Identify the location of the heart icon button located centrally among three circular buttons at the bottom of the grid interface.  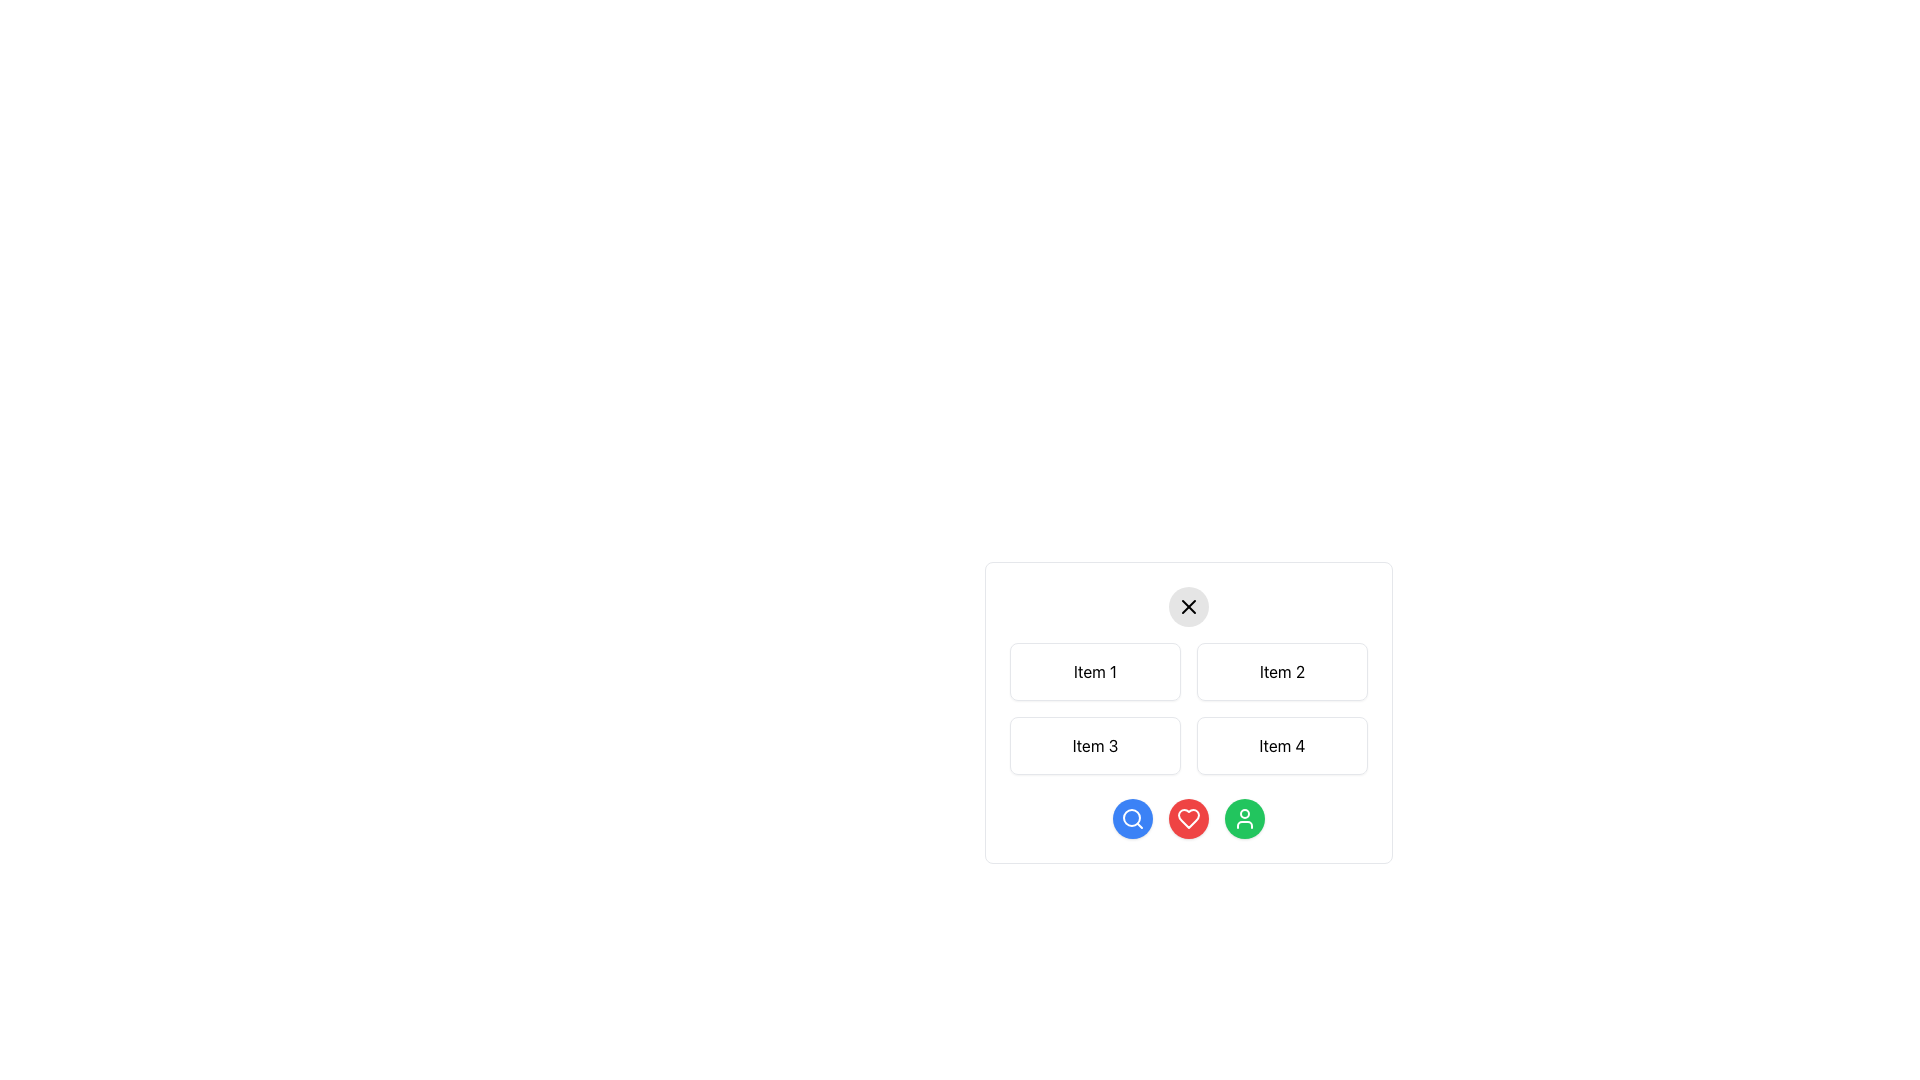
(1189, 818).